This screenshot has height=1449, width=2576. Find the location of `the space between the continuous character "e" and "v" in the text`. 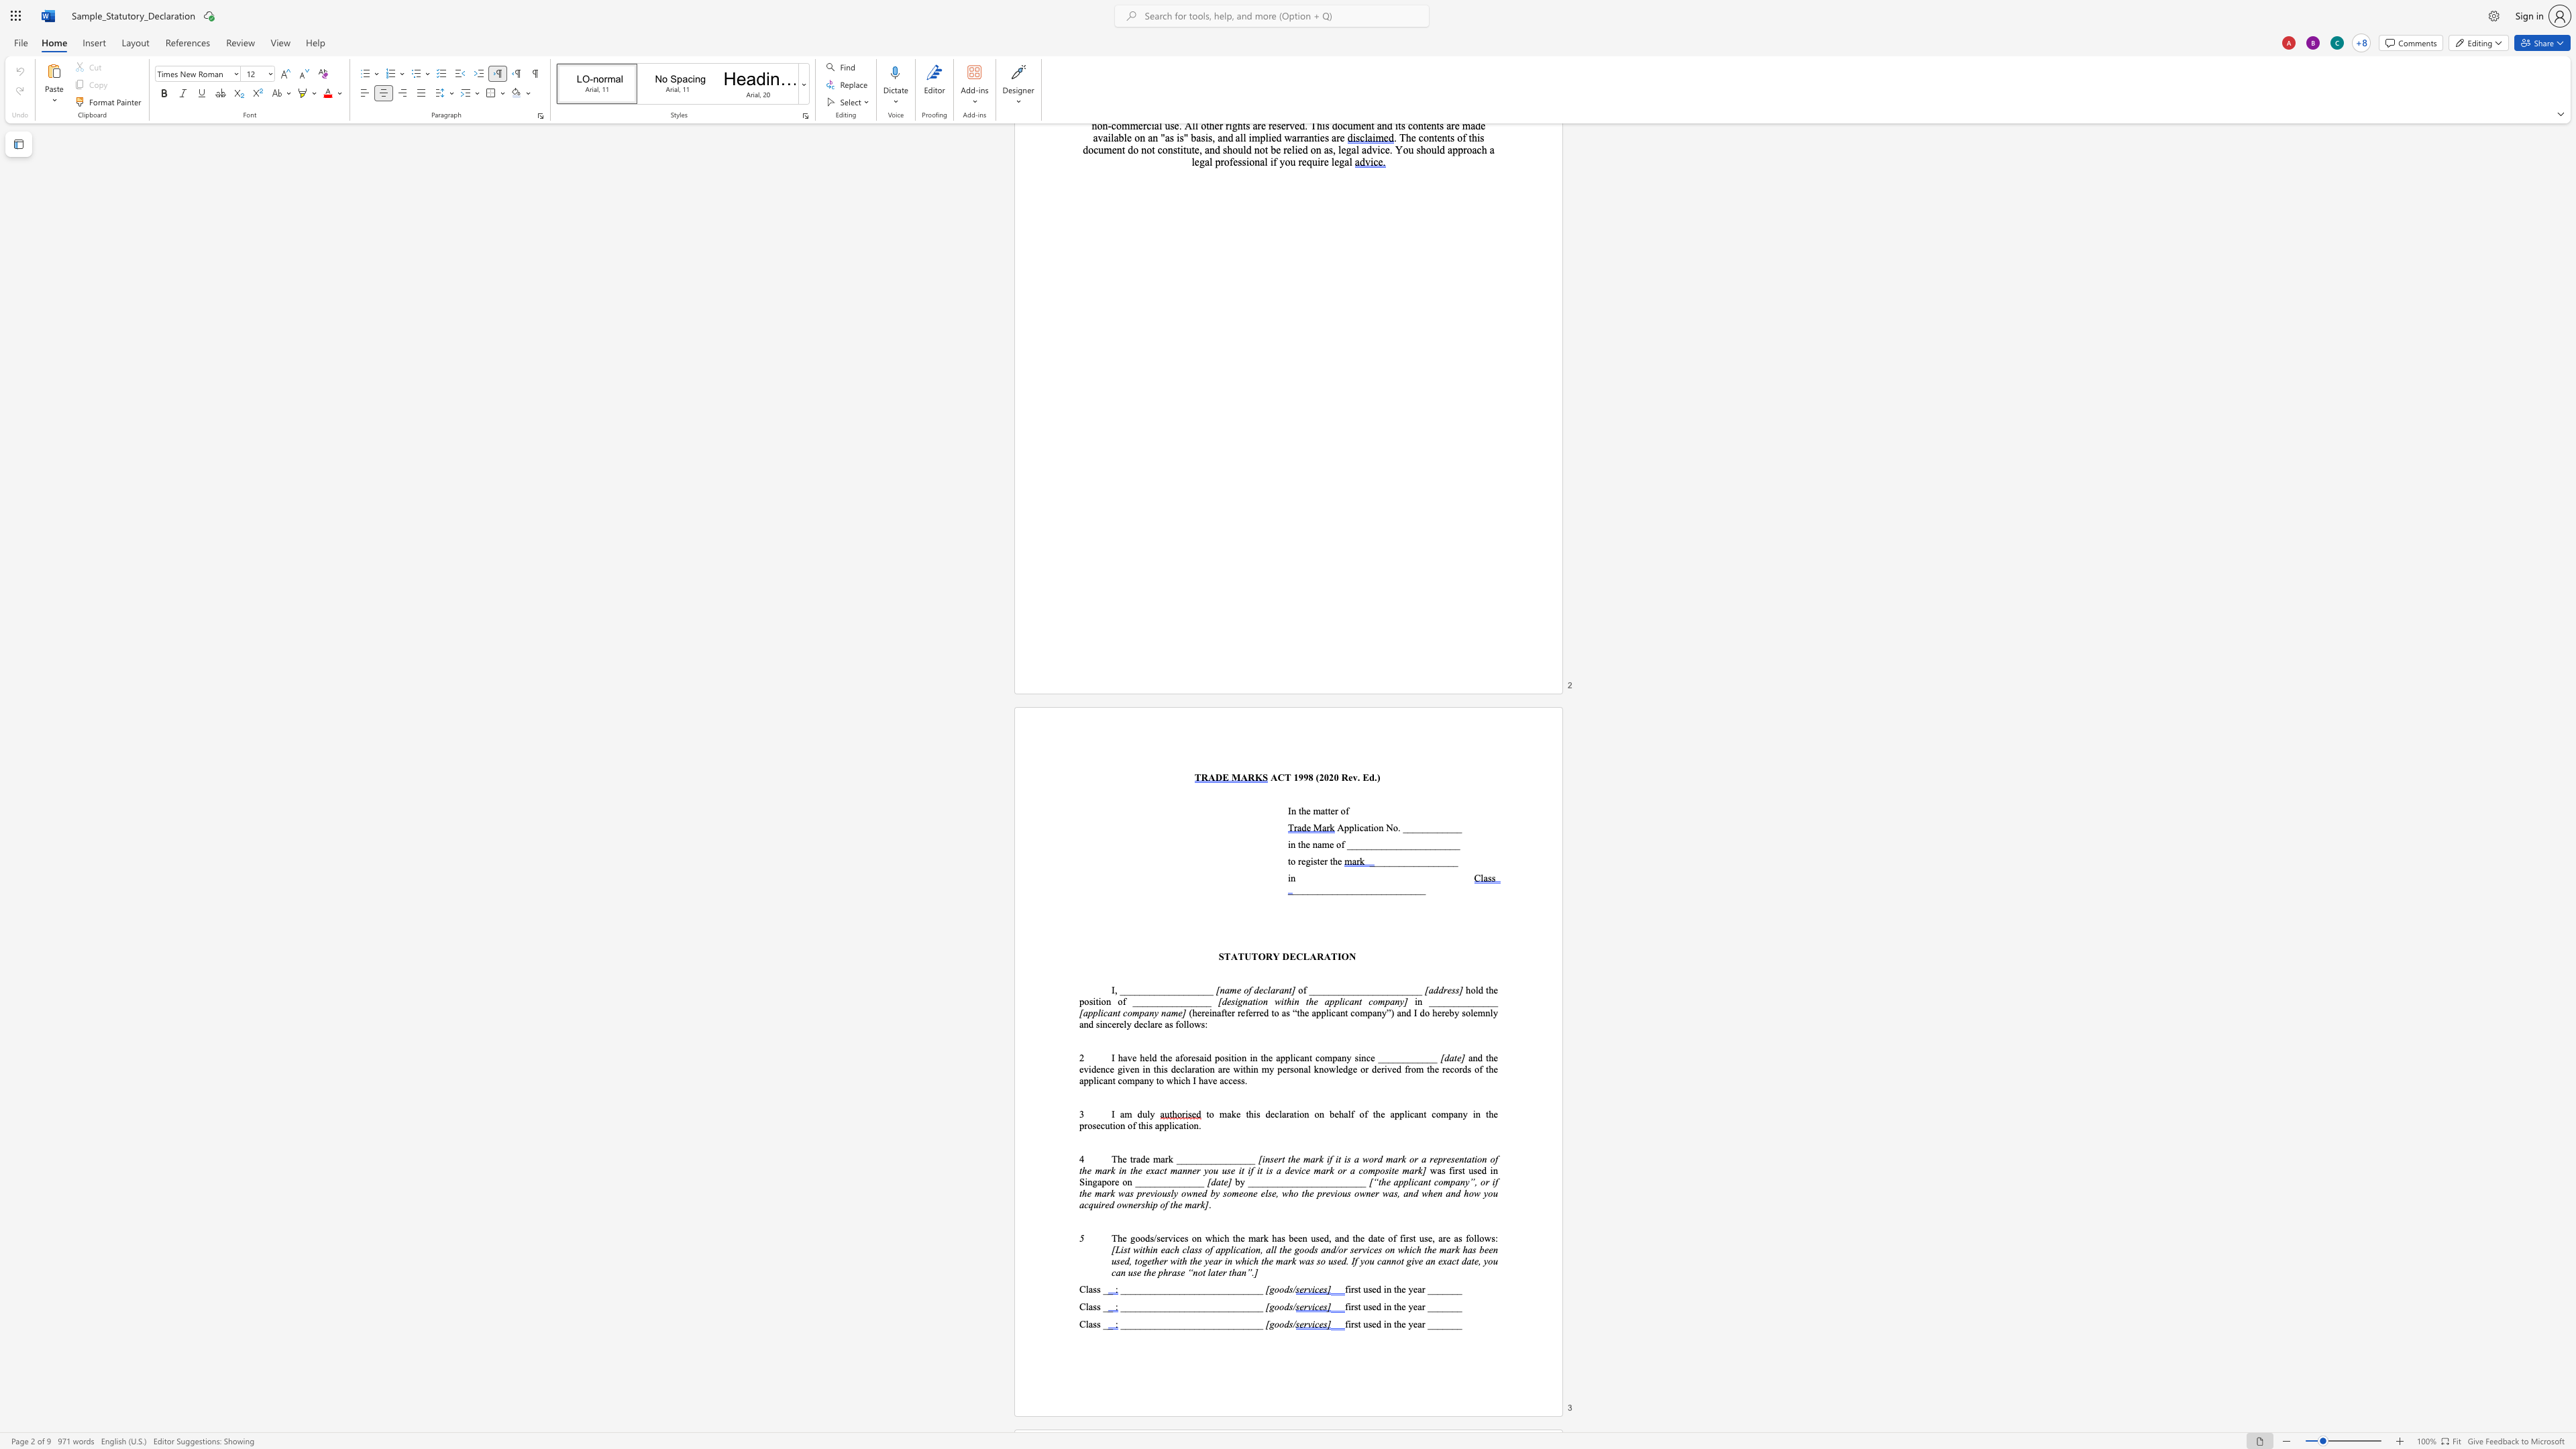

the space between the continuous character "e" and "v" in the text is located at coordinates (1352, 776).